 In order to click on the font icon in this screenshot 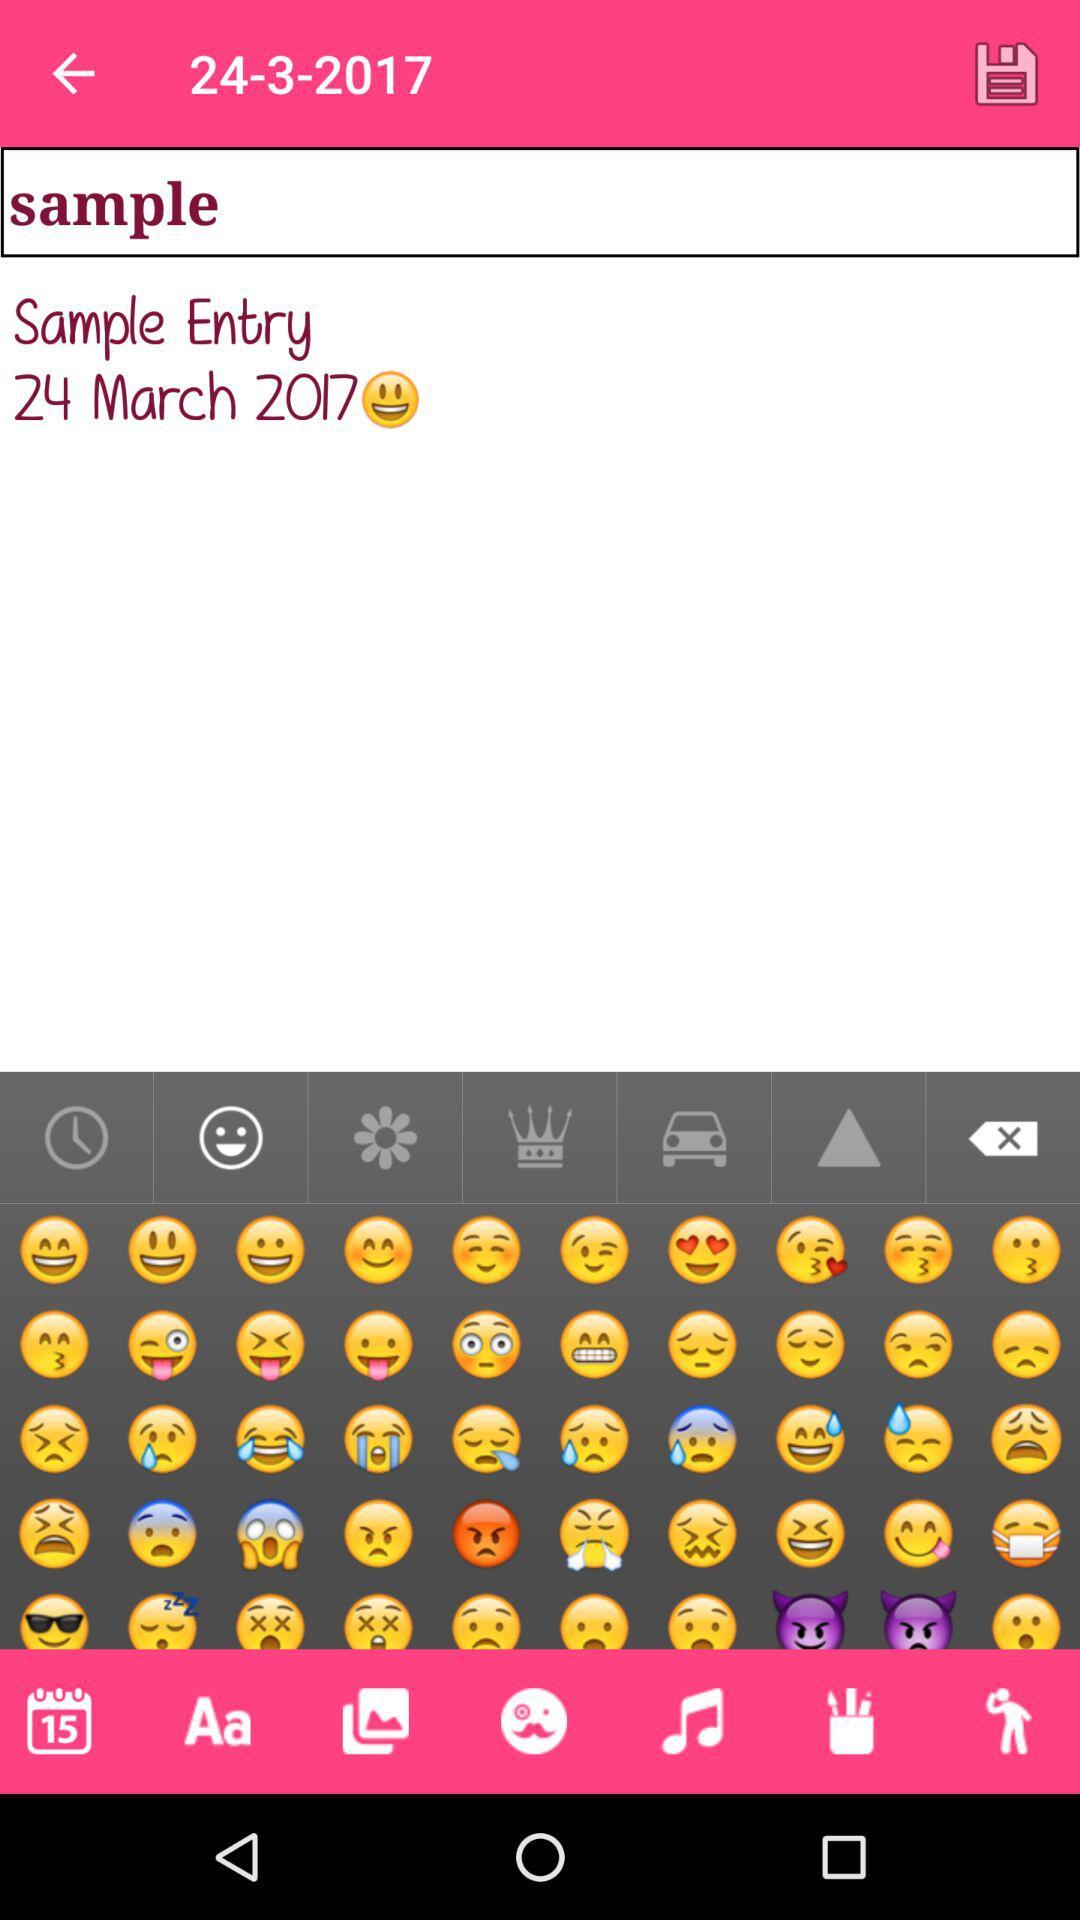, I will do `click(217, 1720)`.